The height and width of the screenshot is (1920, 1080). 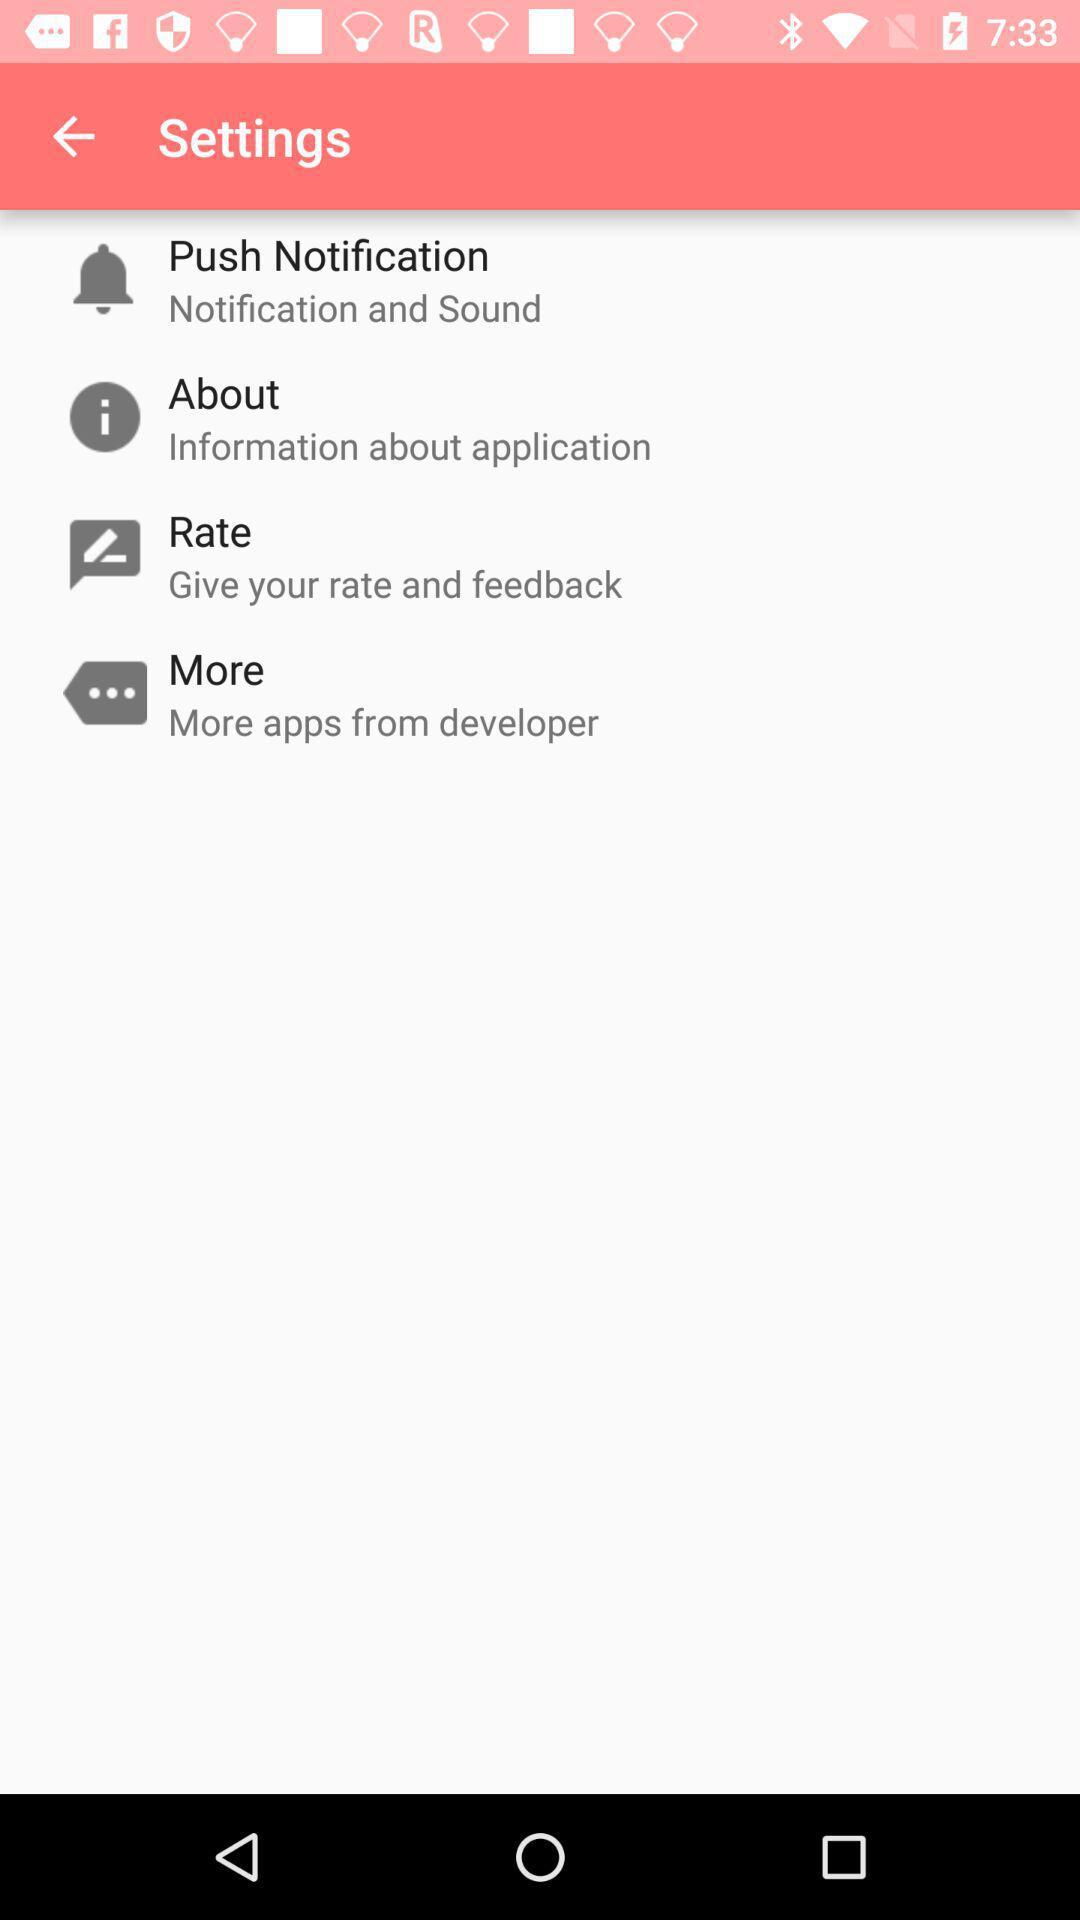 What do you see at coordinates (354, 306) in the screenshot?
I see `the notification and sound` at bounding box center [354, 306].